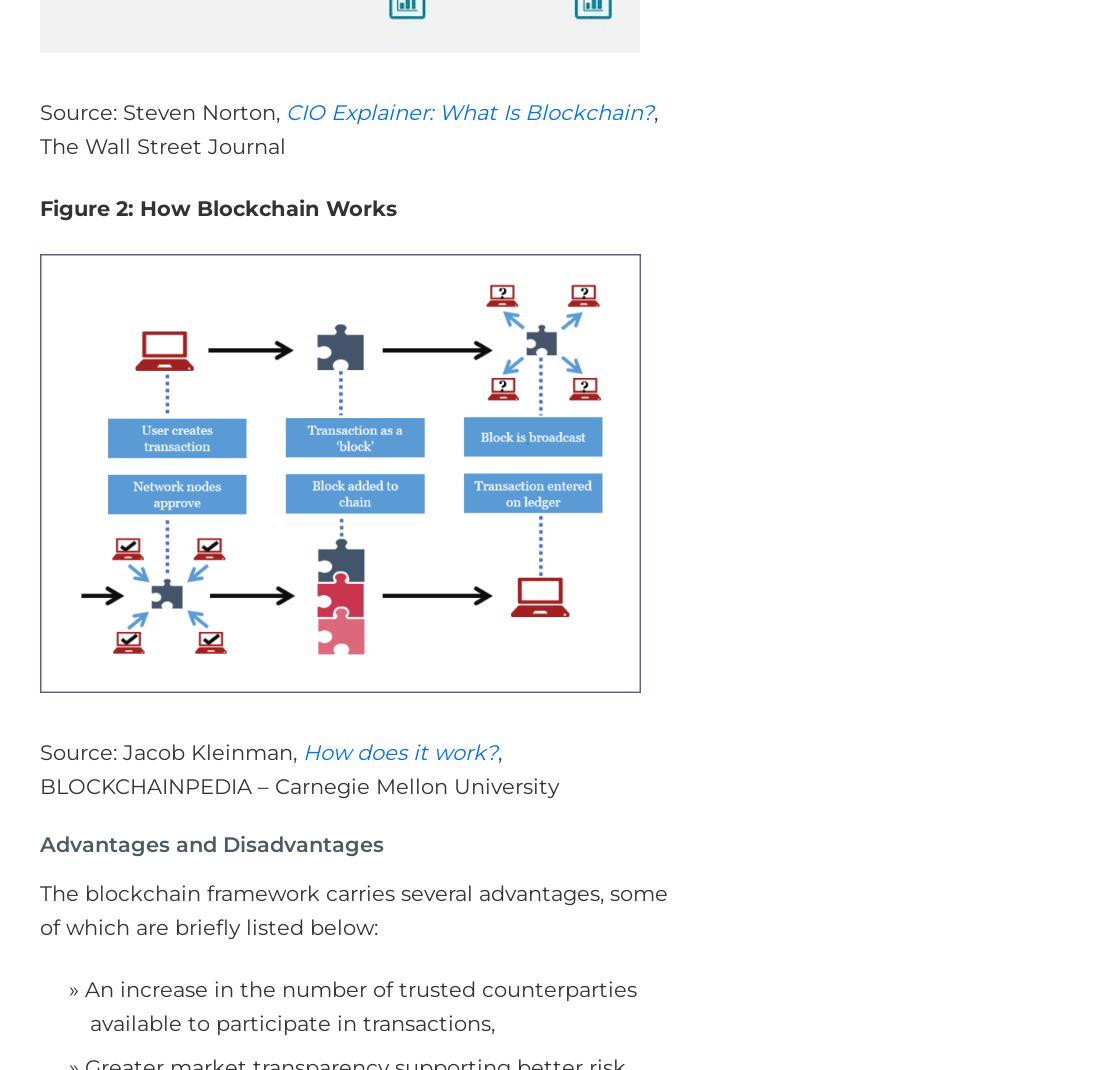 The height and width of the screenshot is (1070, 1102). Describe the element at coordinates (352, 909) in the screenshot. I see `'The blockchain framework carries several advantages, some of which are briefly listed below:'` at that location.